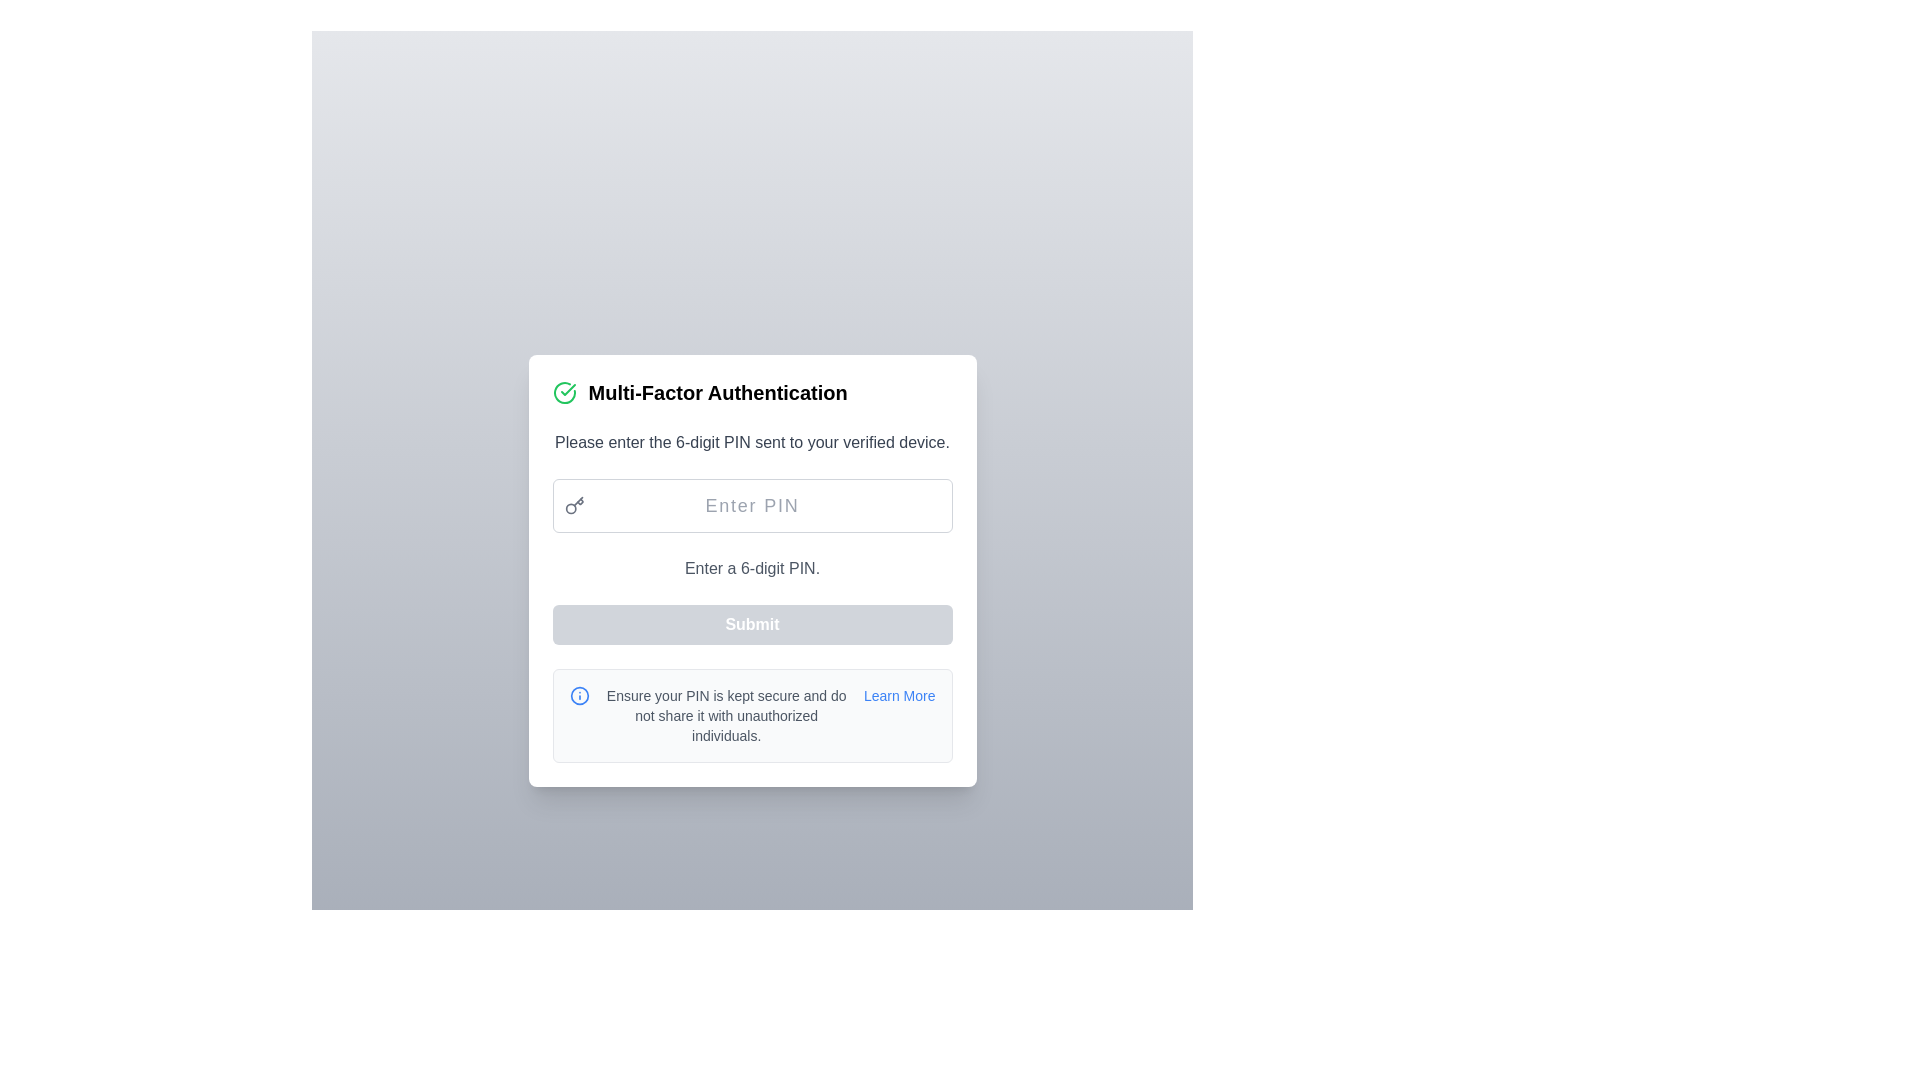  What do you see at coordinates (563, 393) in the screenshot?
I see `the graphical status indicator icon for the 'Multi-Factor Authentication' process, which is positioned to the left of the corresponding text in the top section of a centered modal box` at bounding box center [563, 393].